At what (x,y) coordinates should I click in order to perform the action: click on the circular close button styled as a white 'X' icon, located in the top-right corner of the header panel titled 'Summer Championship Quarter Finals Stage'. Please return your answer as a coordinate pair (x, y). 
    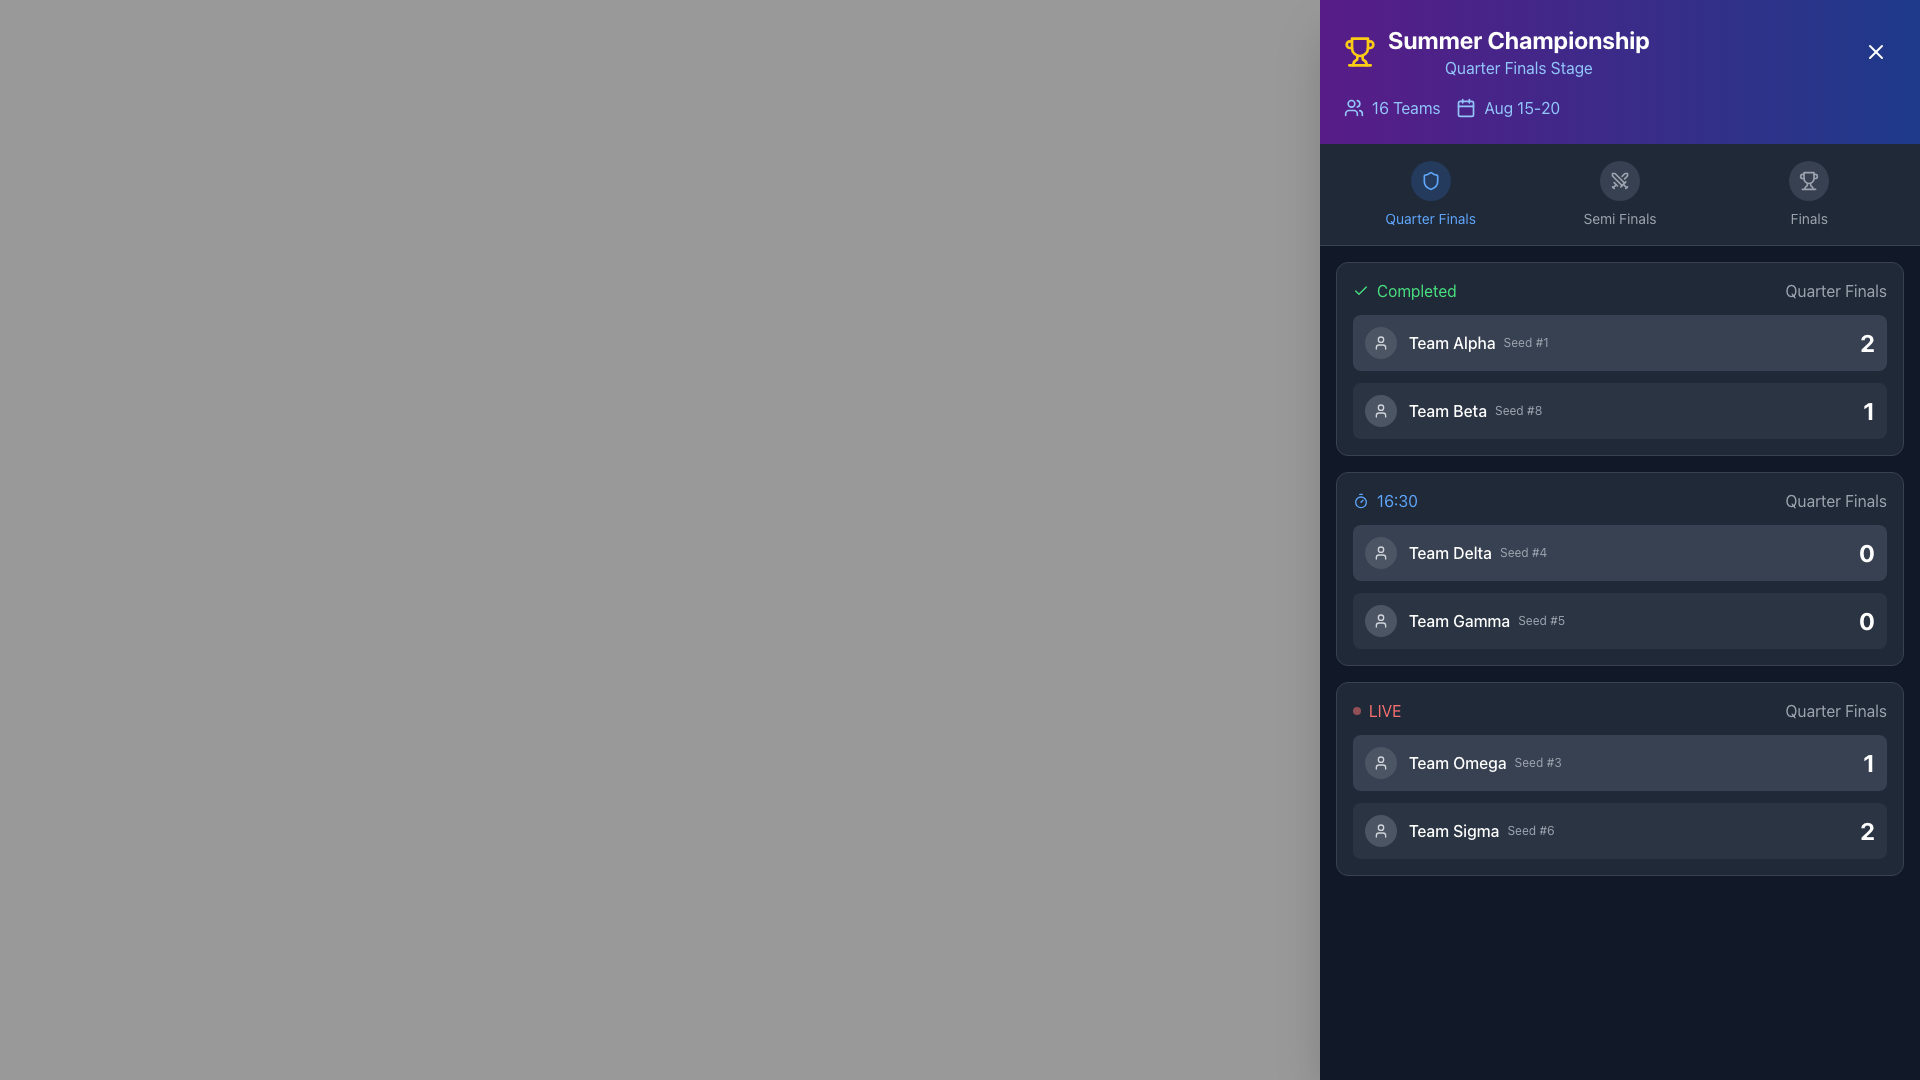
    Looking at the image, I should click on (1875, 50).